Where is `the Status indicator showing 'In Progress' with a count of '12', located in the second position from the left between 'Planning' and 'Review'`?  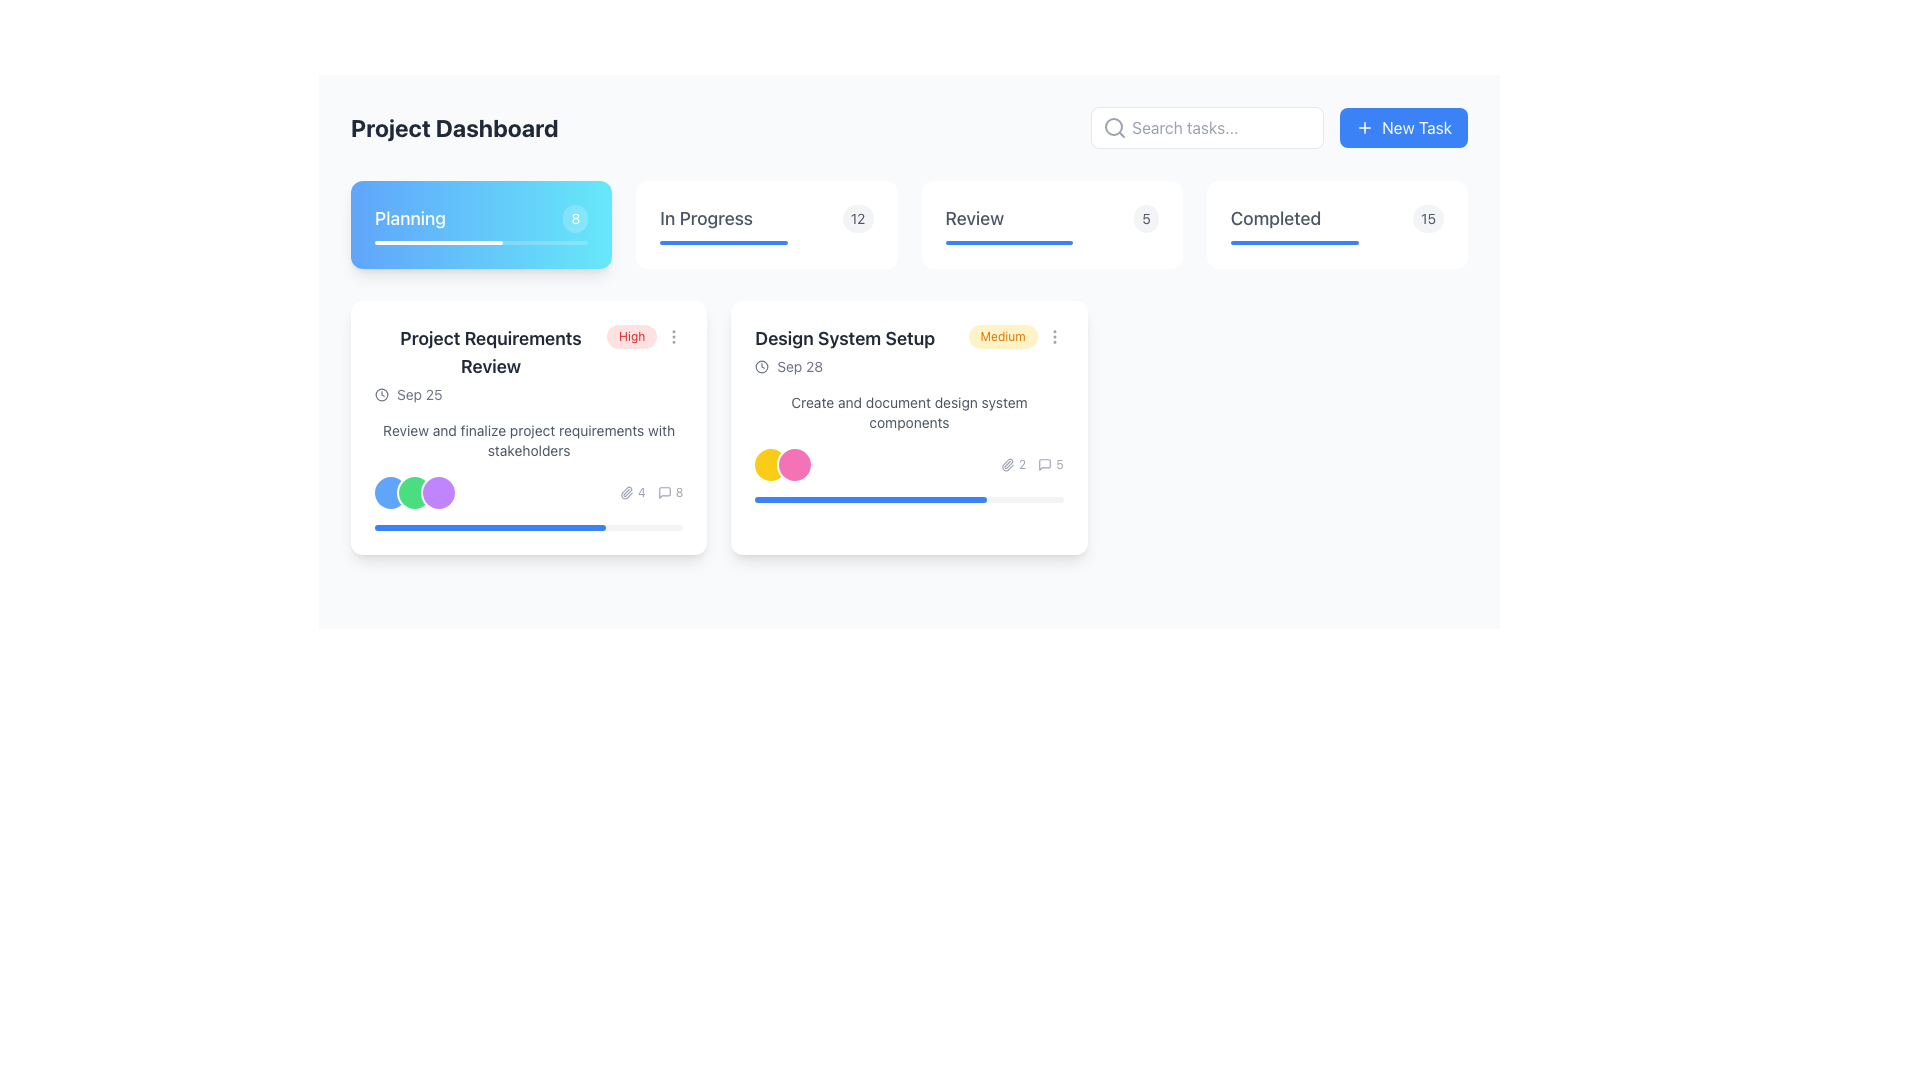 the Status indicator showing 'In Progress' with a count of '12', located in the second position from the left between 'Planning' and 'Review' is located at coordinates (765, 219).